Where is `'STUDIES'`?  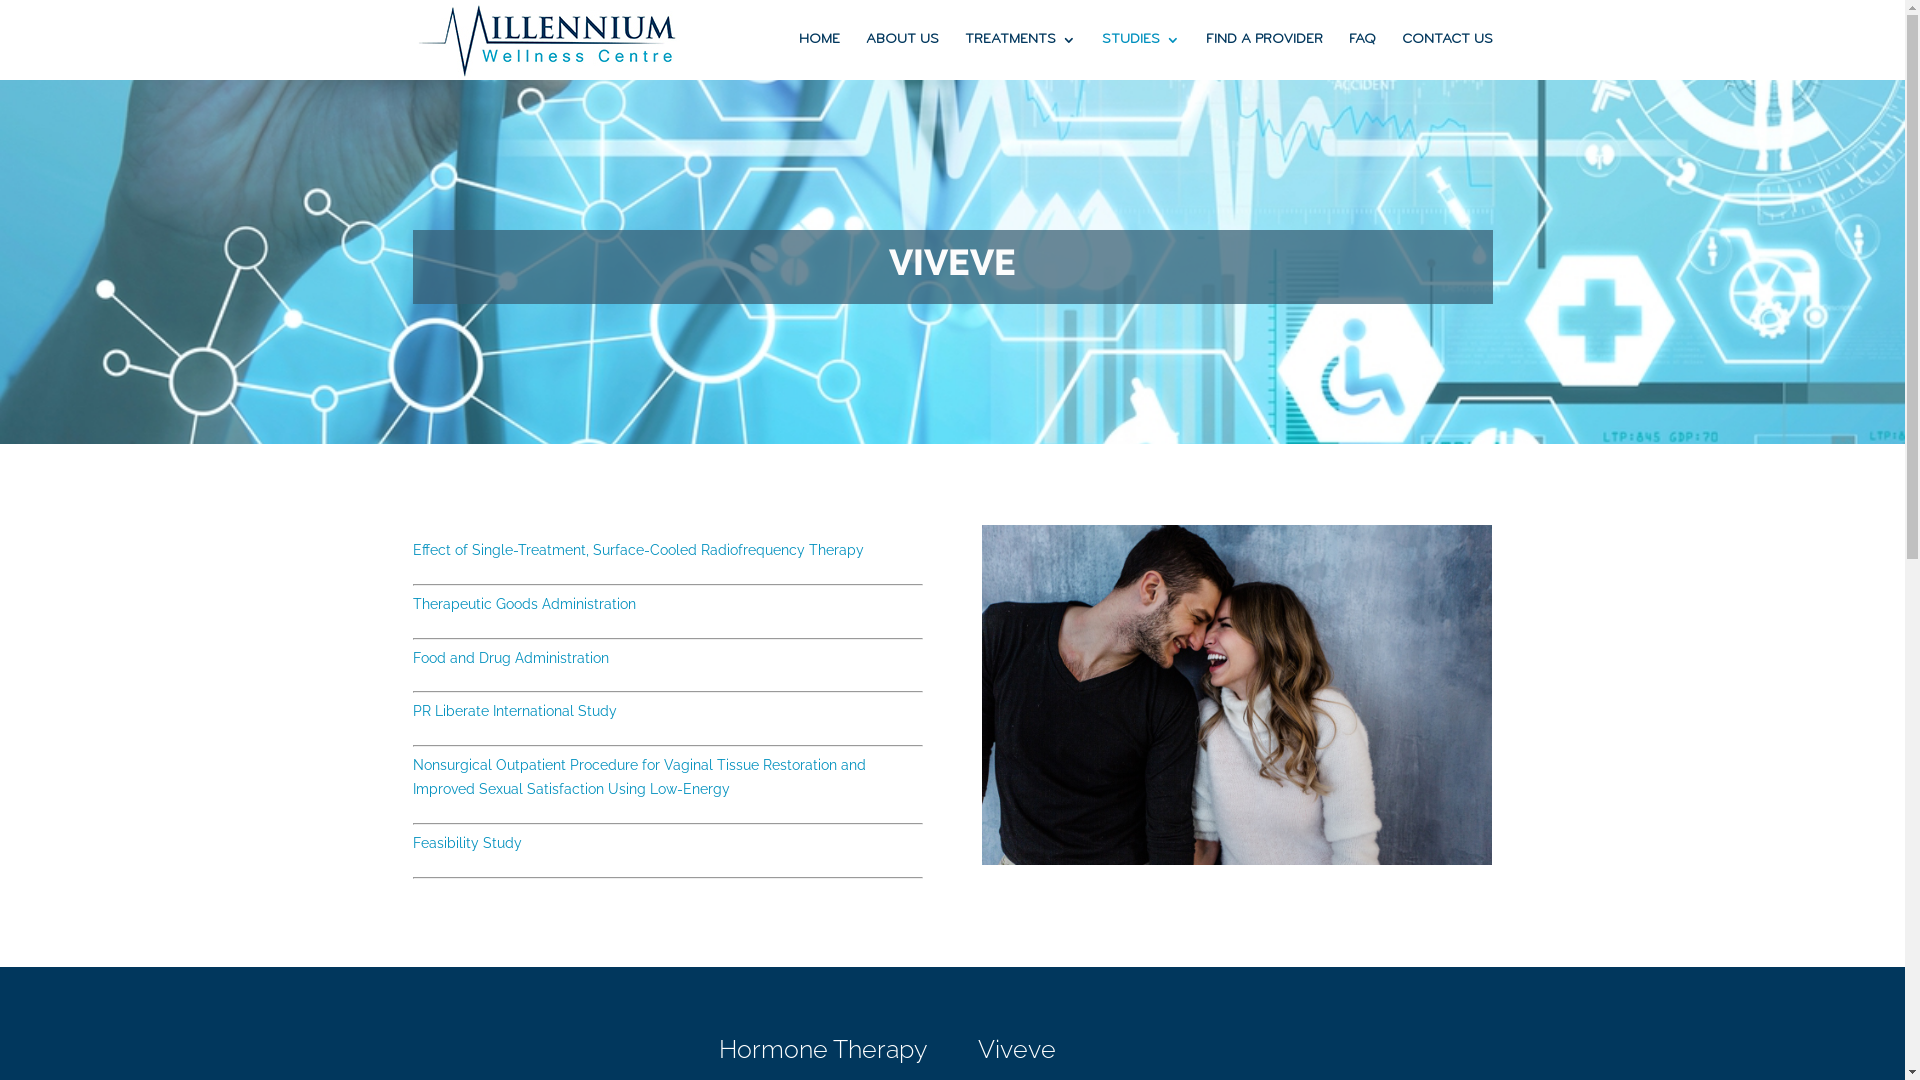
'STUDIES' is located at coordinates (1141, 55).